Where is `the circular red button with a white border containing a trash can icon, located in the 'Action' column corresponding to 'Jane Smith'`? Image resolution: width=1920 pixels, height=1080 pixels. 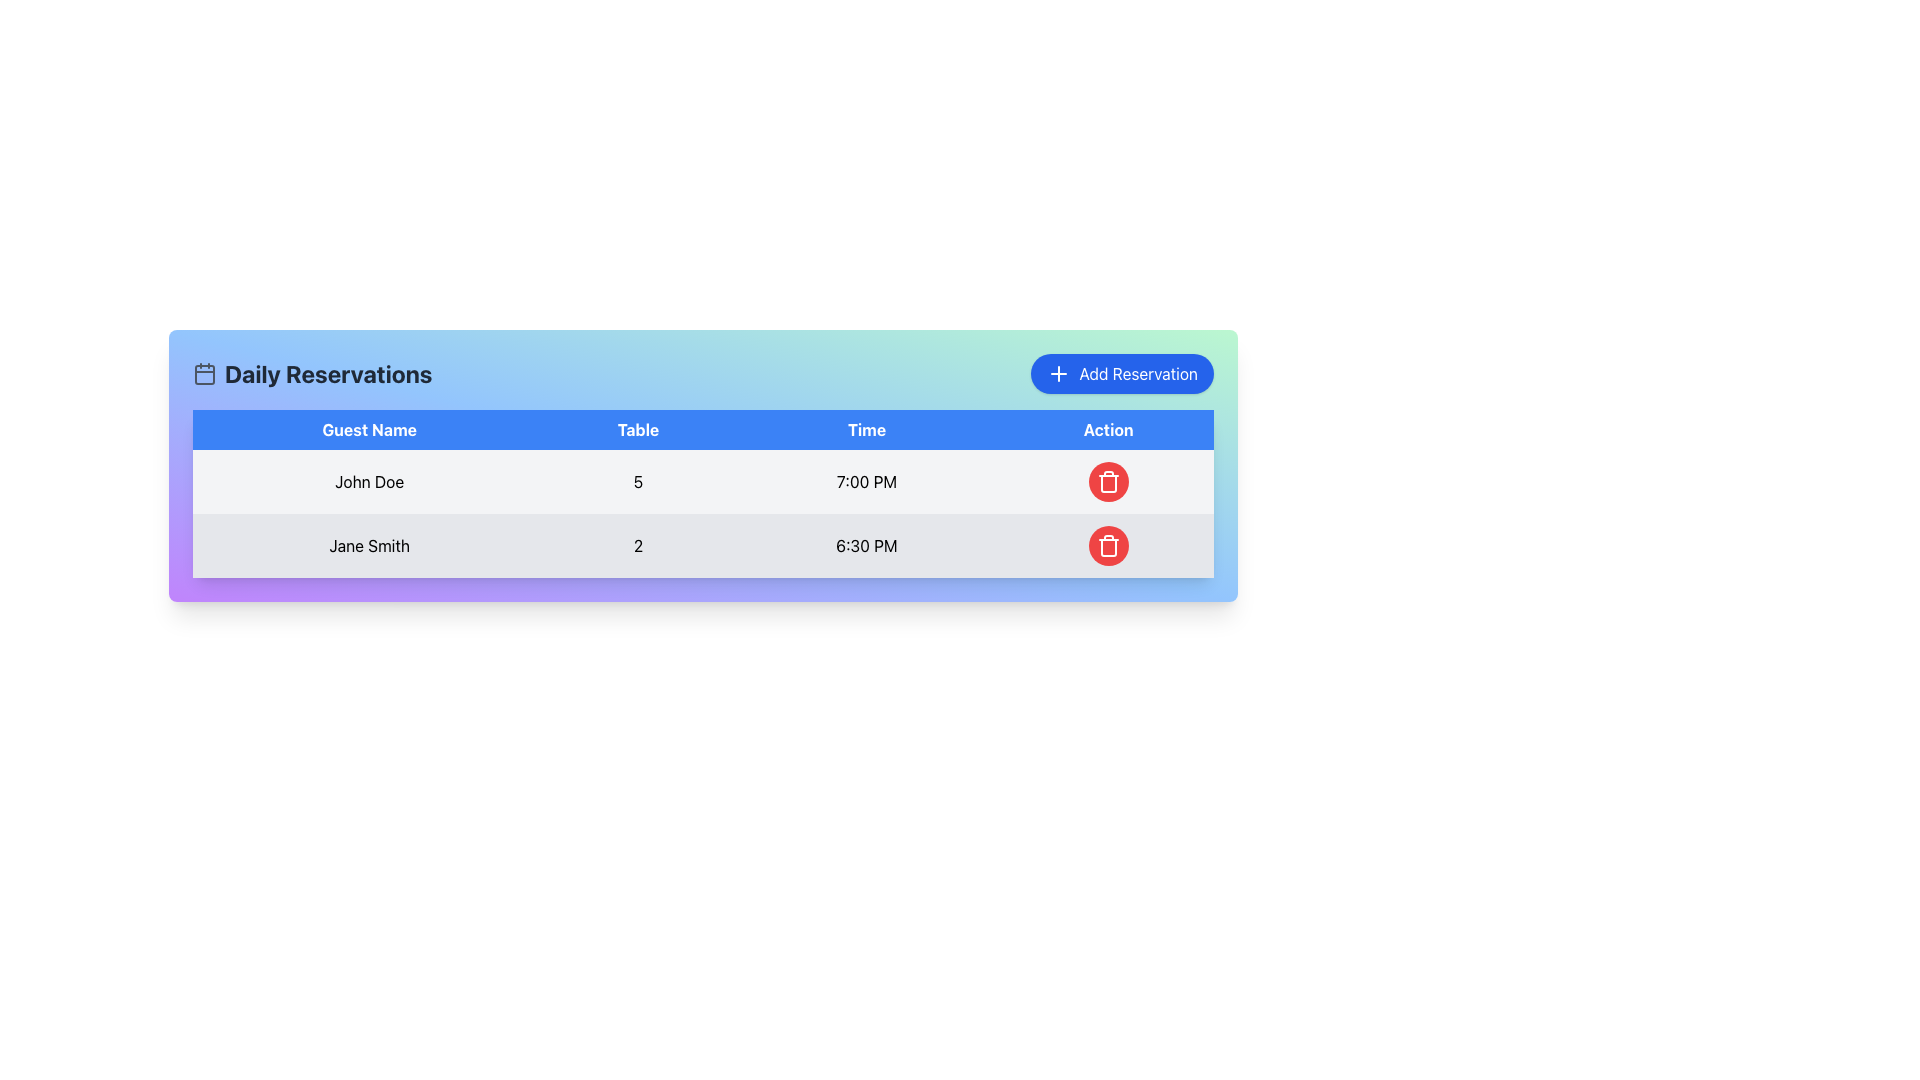 the circular red button with a white border containing a trash can icon, located in the 'Action' column corresponding to 'Jane Smith' is located at coordinates (1107, 546).